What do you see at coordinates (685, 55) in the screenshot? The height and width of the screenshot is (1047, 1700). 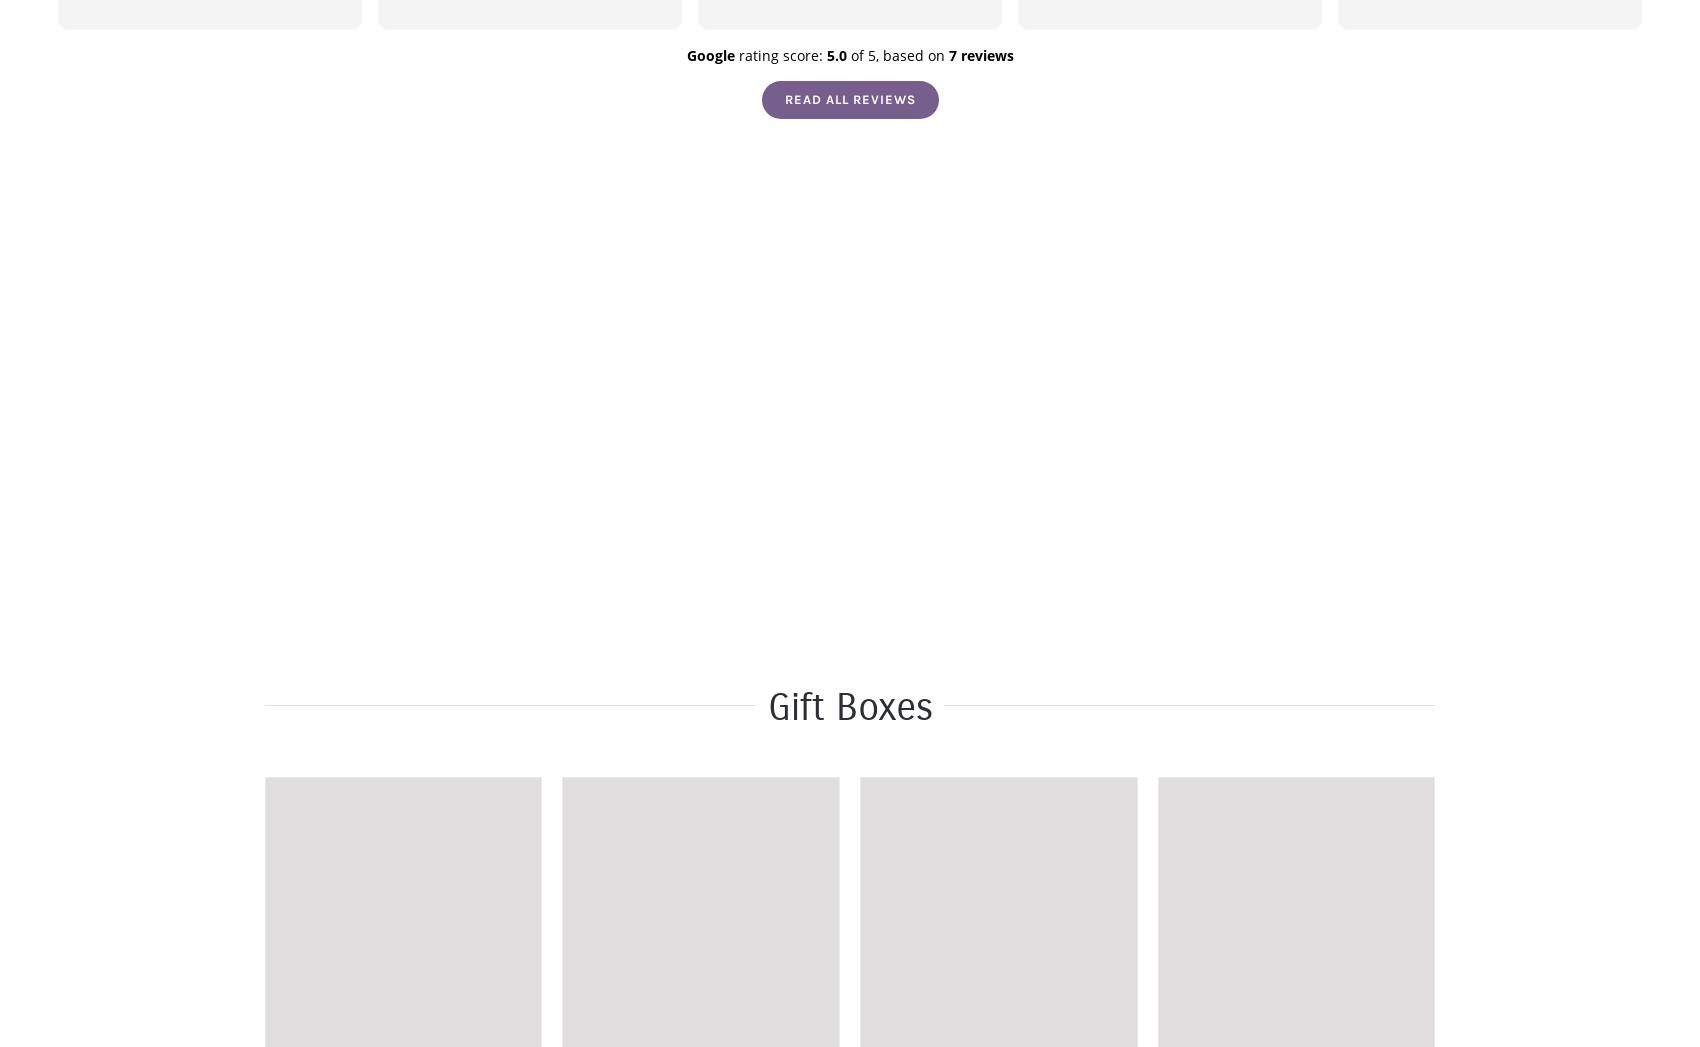 I see `'Google'` at bounding box center [685, 55].